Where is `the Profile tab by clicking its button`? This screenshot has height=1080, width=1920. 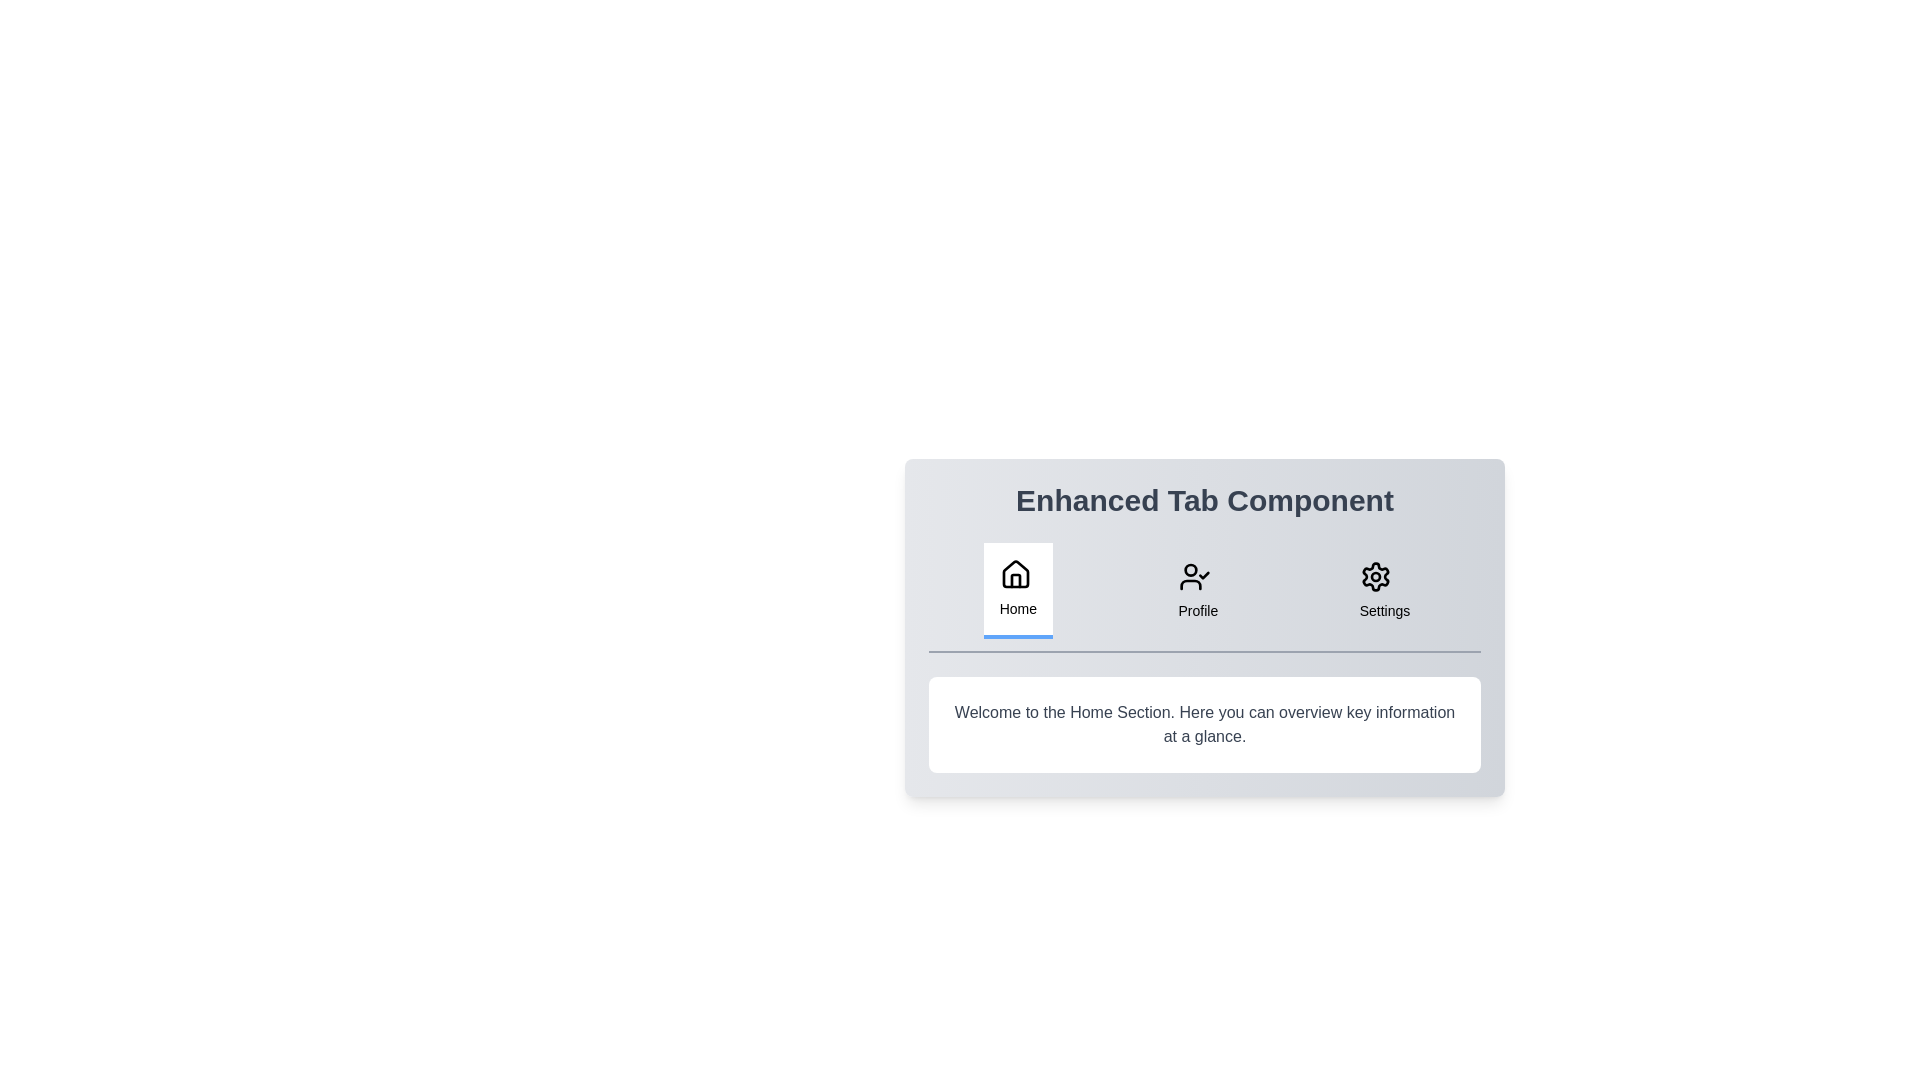
the Profile tab by clicking its button is located at coordinates (1198, 589).